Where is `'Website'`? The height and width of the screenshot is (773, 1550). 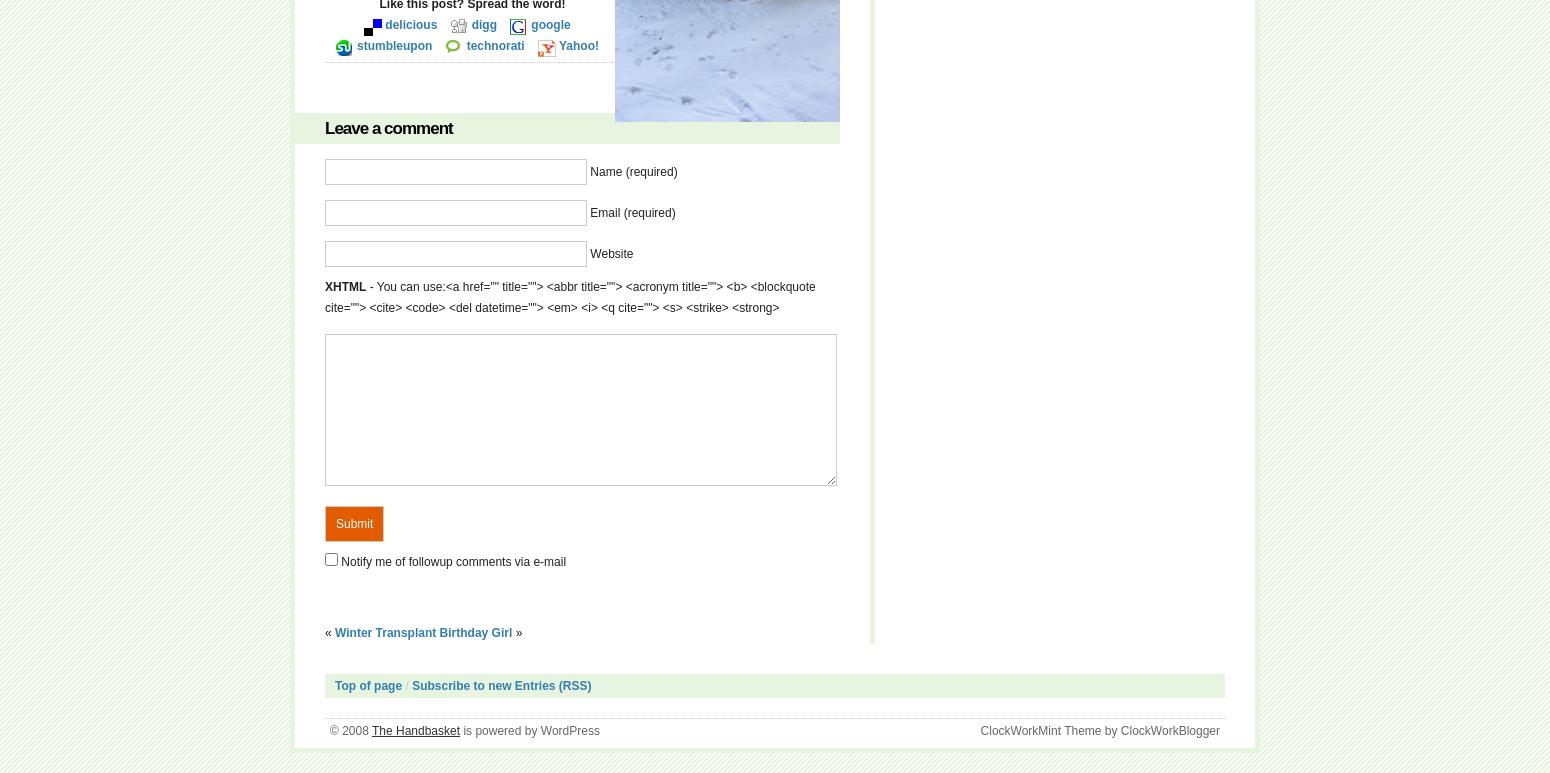 'Website' is located at coordinates (611, 253).